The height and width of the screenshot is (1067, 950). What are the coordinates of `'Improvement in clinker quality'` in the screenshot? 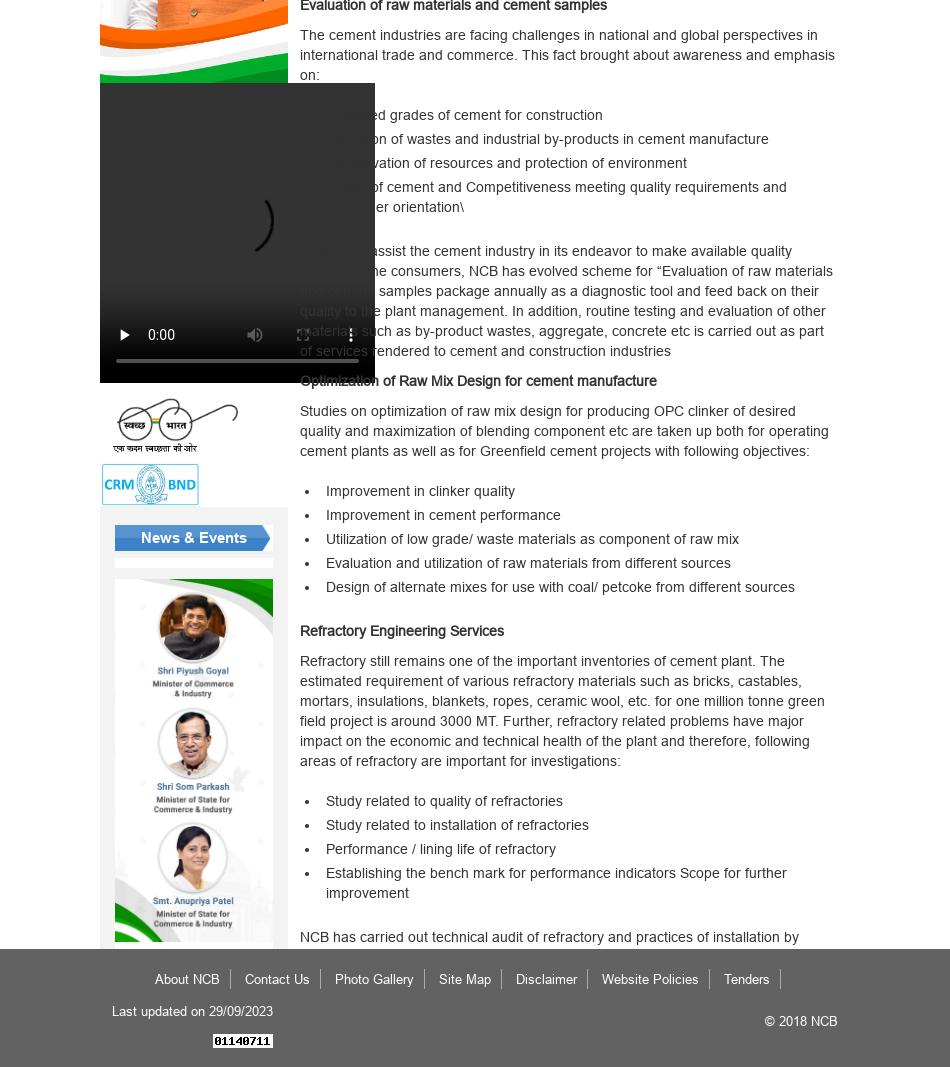 It's located at (418, 488).